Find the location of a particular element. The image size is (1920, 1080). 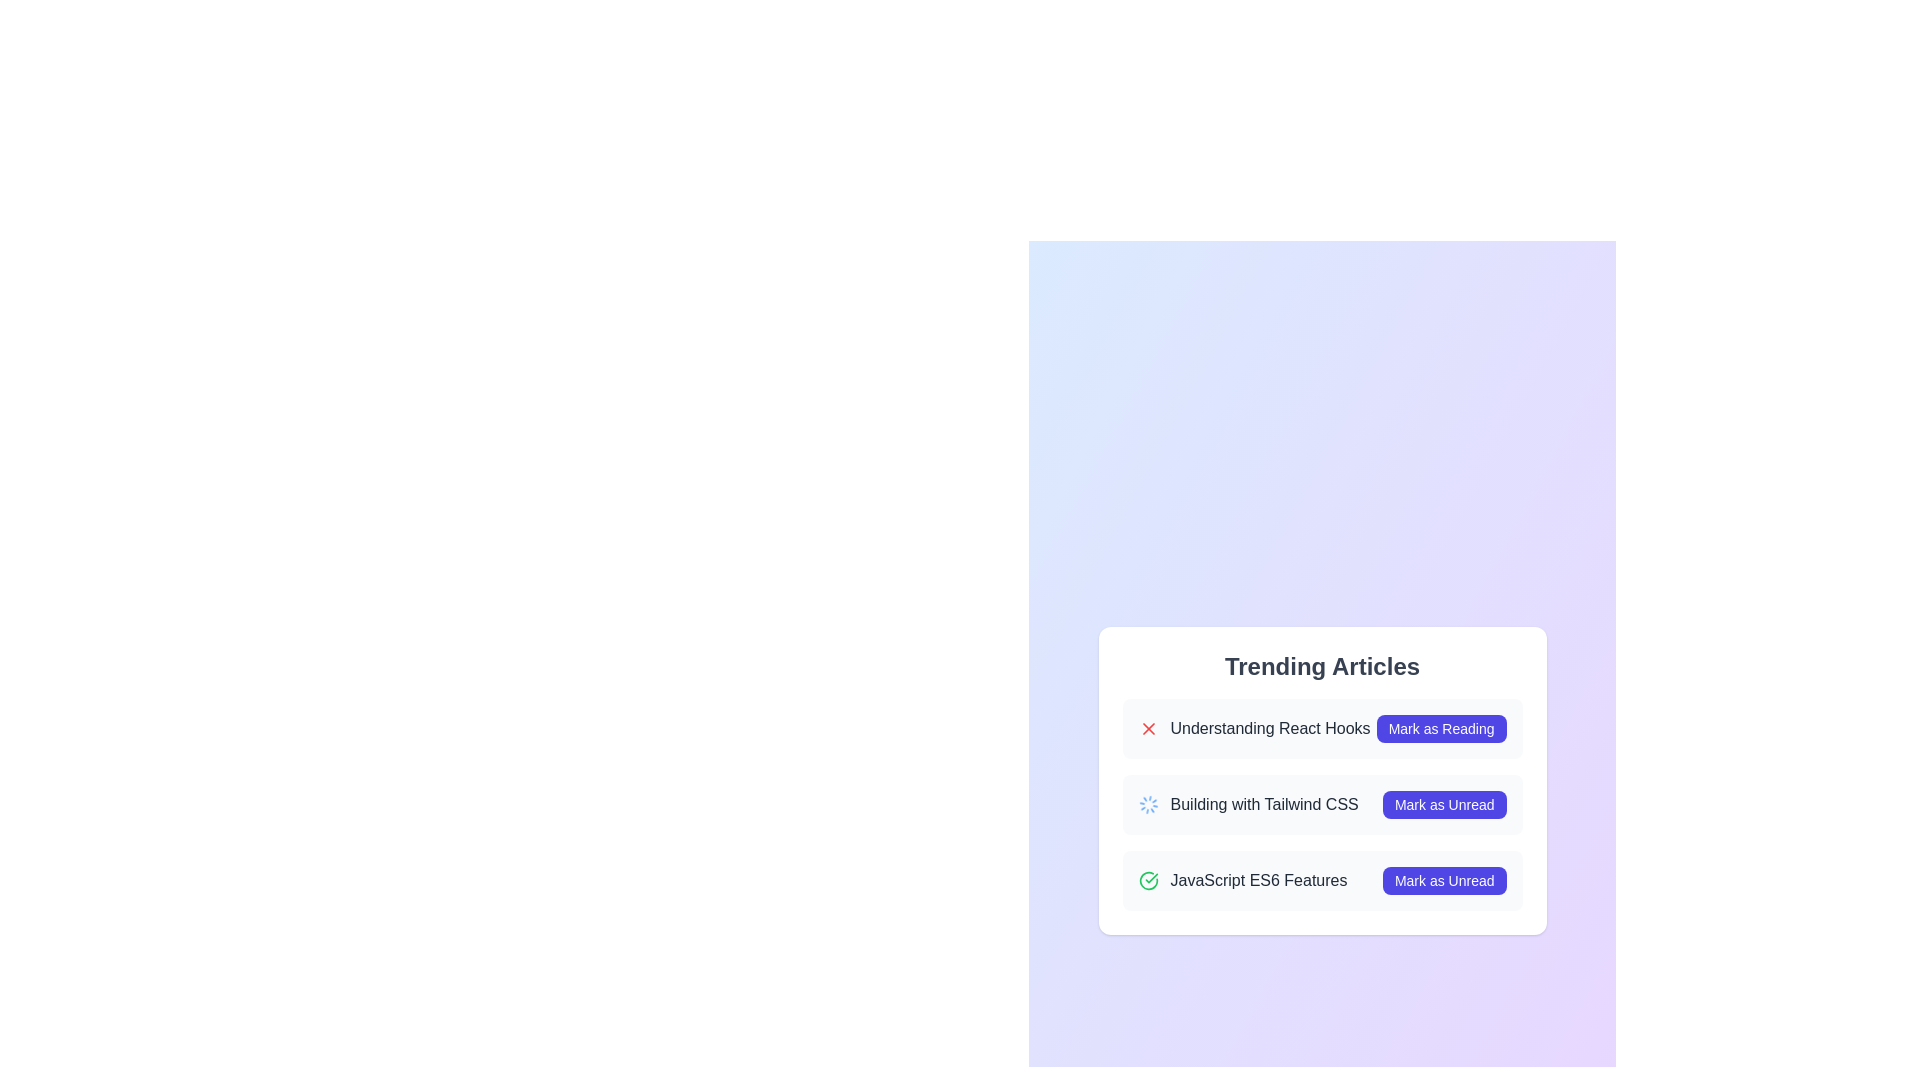

the spinner animation indicating an ongoing process for the list item labeled 'Building with Tailwind CSS' which is part of the 'Trending Articles' section is located at coordinates (1322, 804).